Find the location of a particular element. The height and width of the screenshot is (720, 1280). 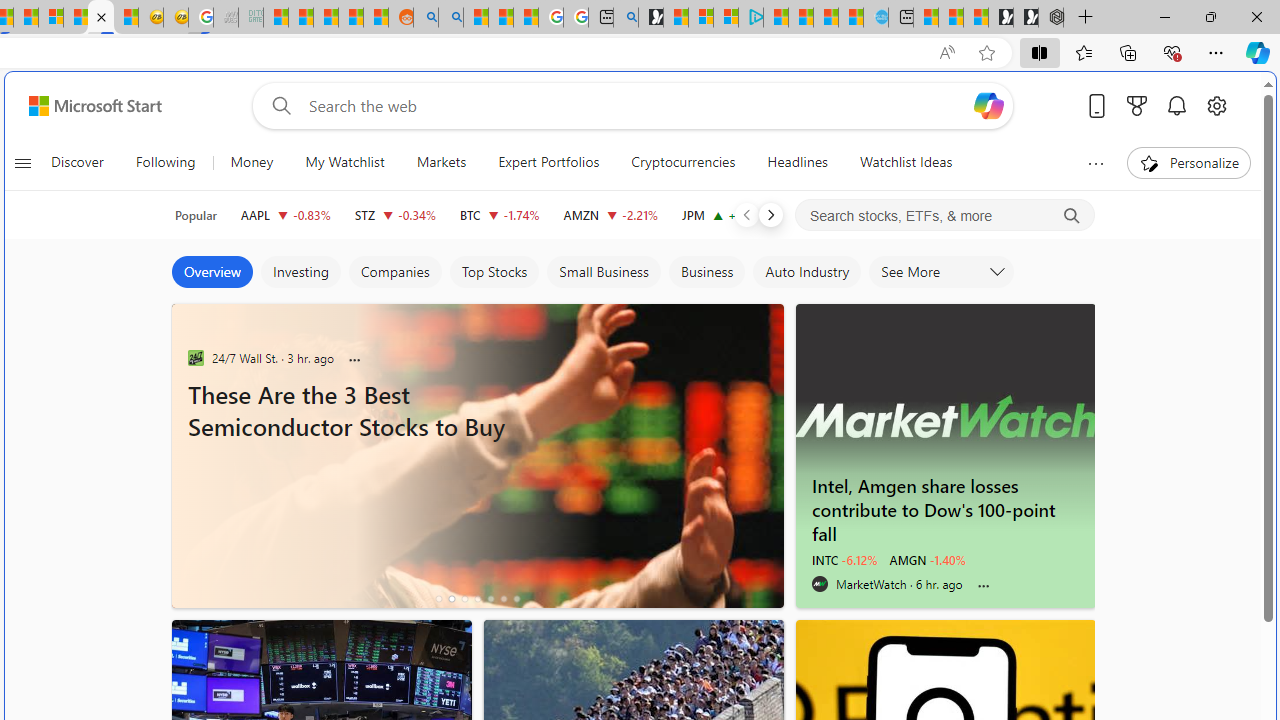

'24/7 Wall St.' is located at coordinates (195, 356).